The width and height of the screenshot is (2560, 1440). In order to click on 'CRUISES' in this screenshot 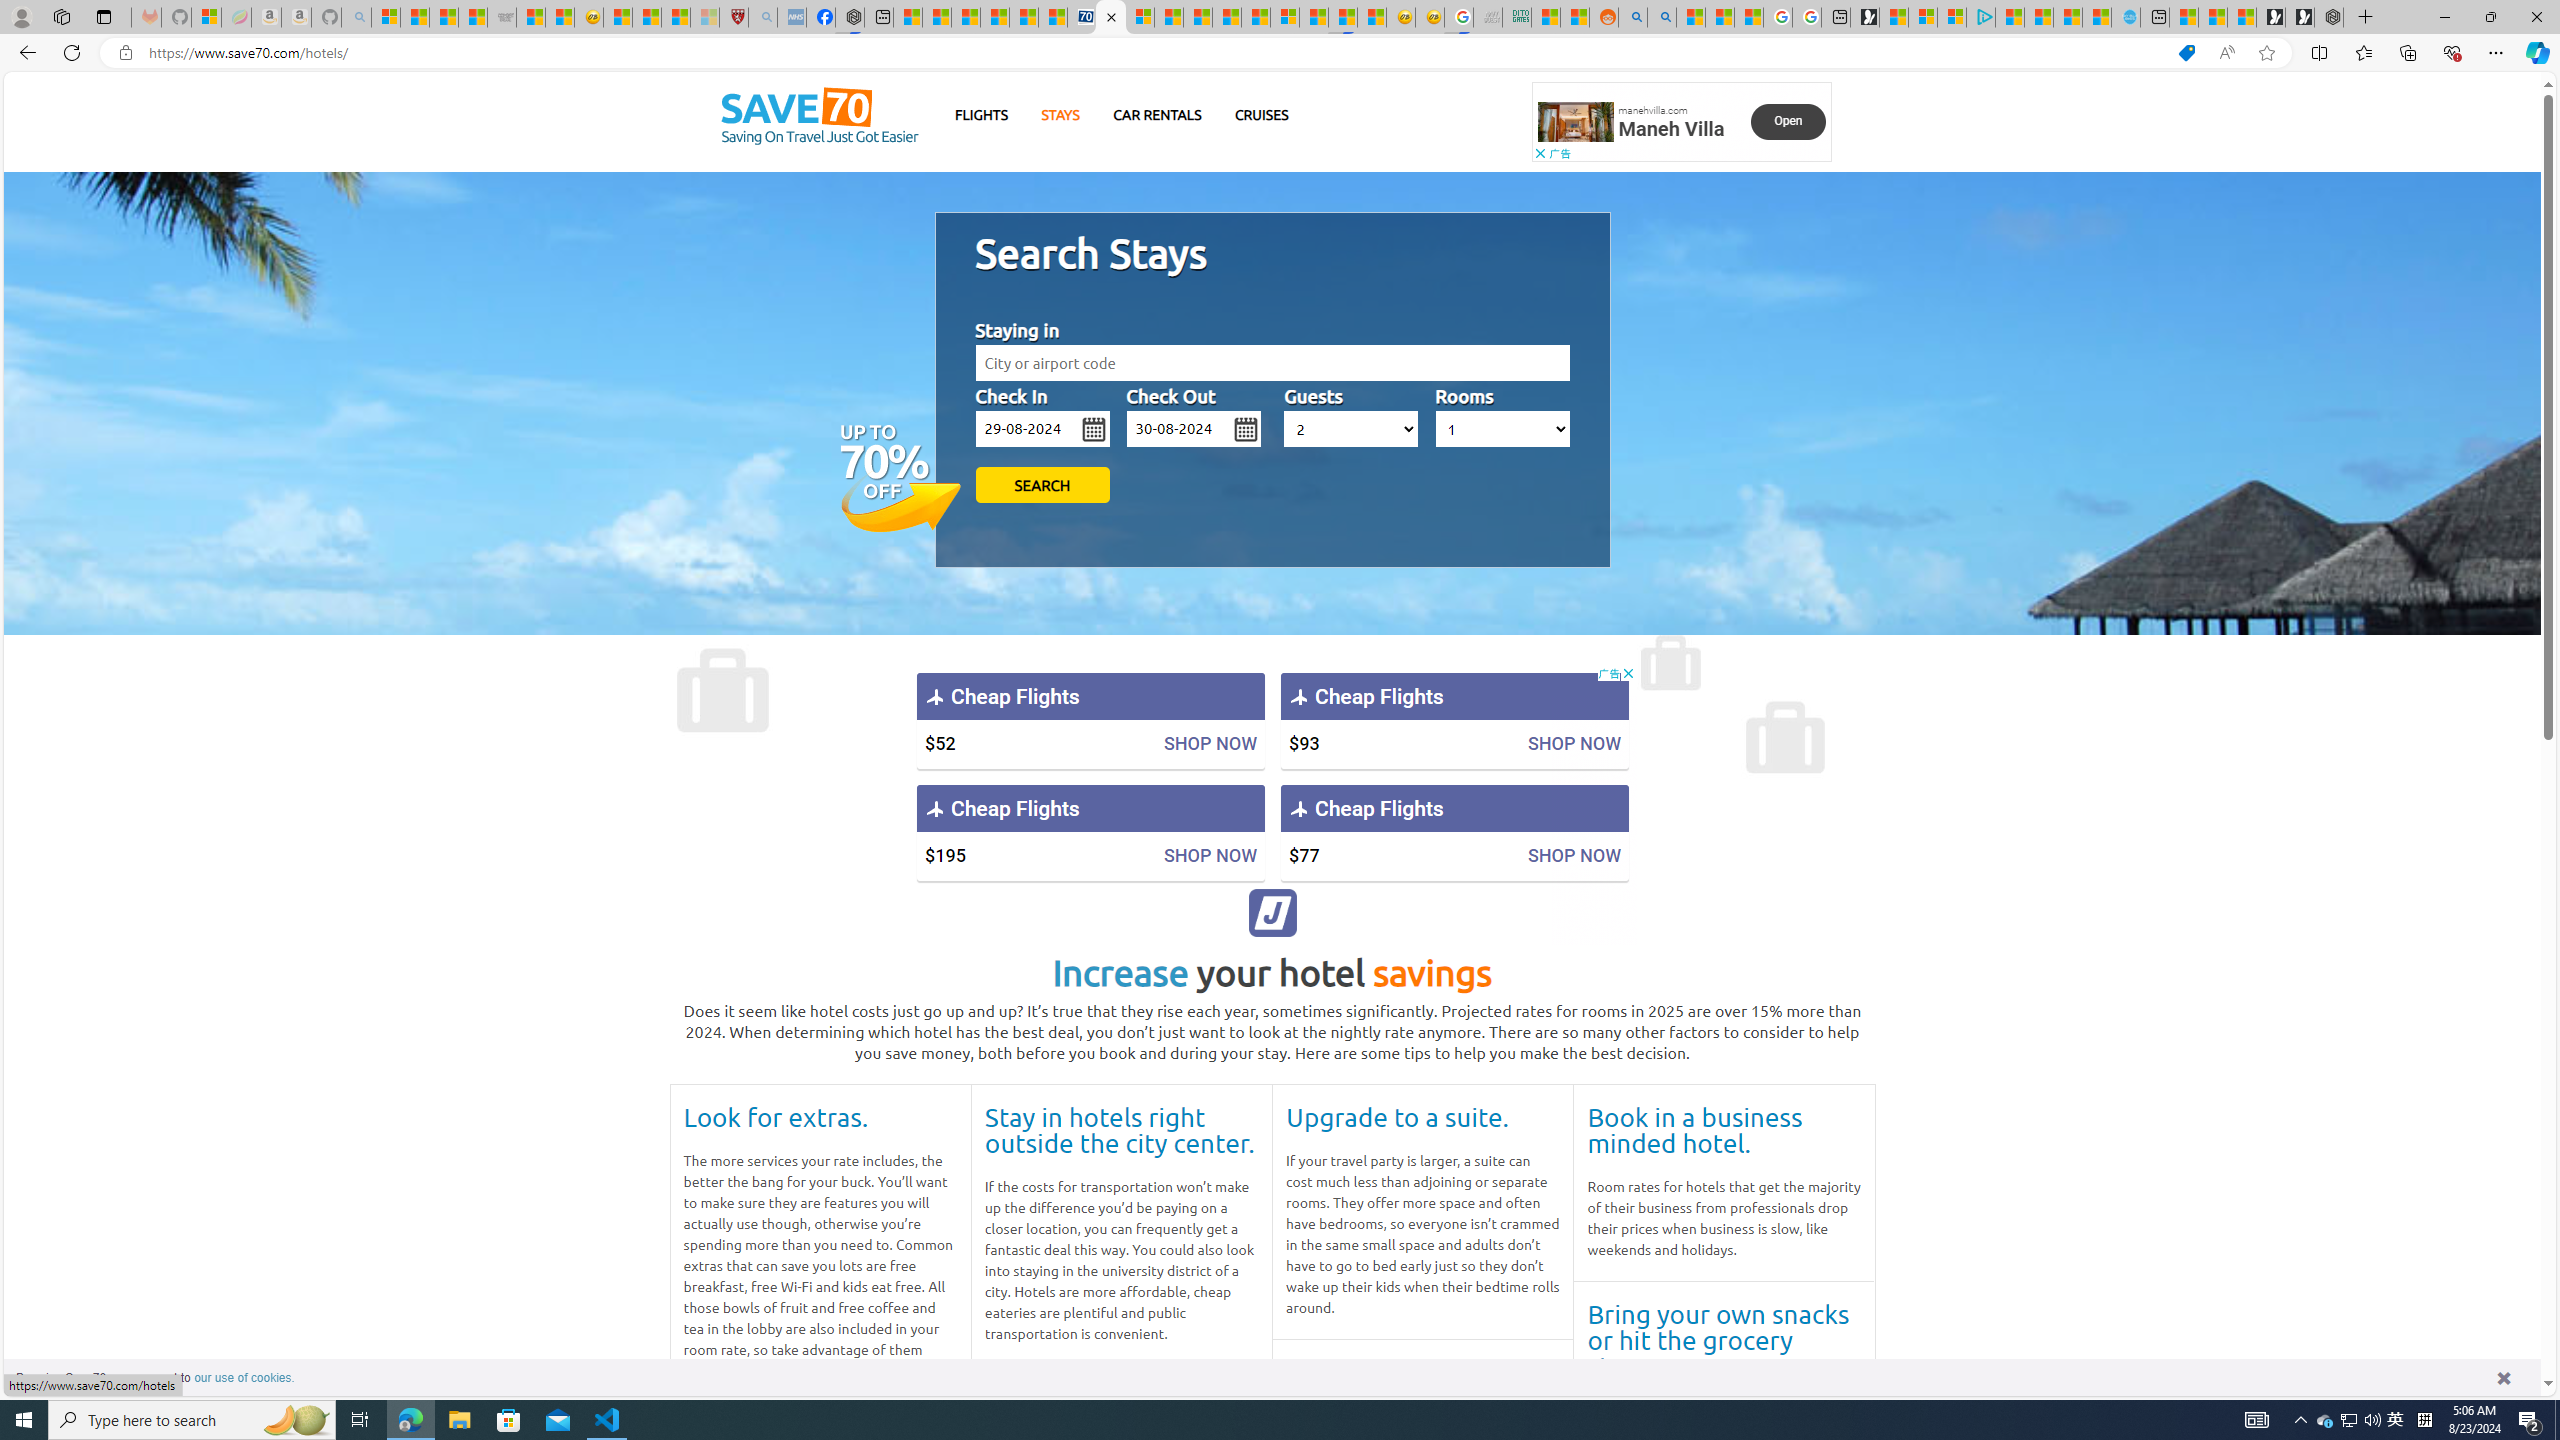, I will do `click(1259, 114)`.